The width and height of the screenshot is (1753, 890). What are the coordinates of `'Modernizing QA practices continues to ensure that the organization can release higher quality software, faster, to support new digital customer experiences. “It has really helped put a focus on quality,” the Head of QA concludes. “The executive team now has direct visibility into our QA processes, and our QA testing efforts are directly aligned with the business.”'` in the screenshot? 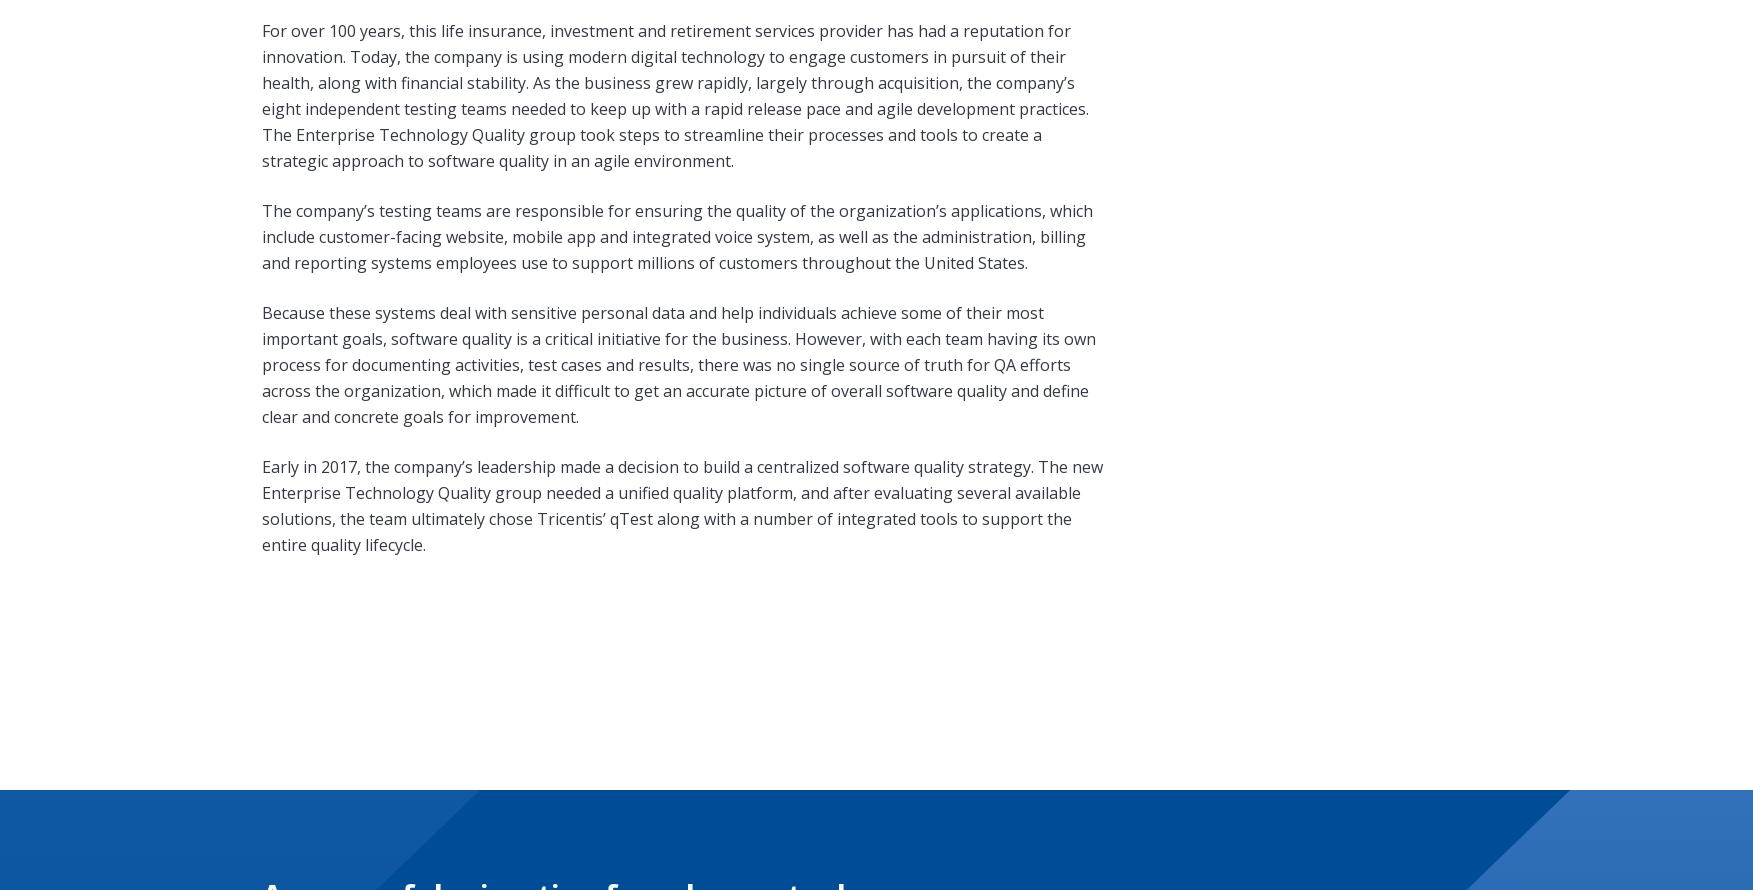 It's located at (679, 392).